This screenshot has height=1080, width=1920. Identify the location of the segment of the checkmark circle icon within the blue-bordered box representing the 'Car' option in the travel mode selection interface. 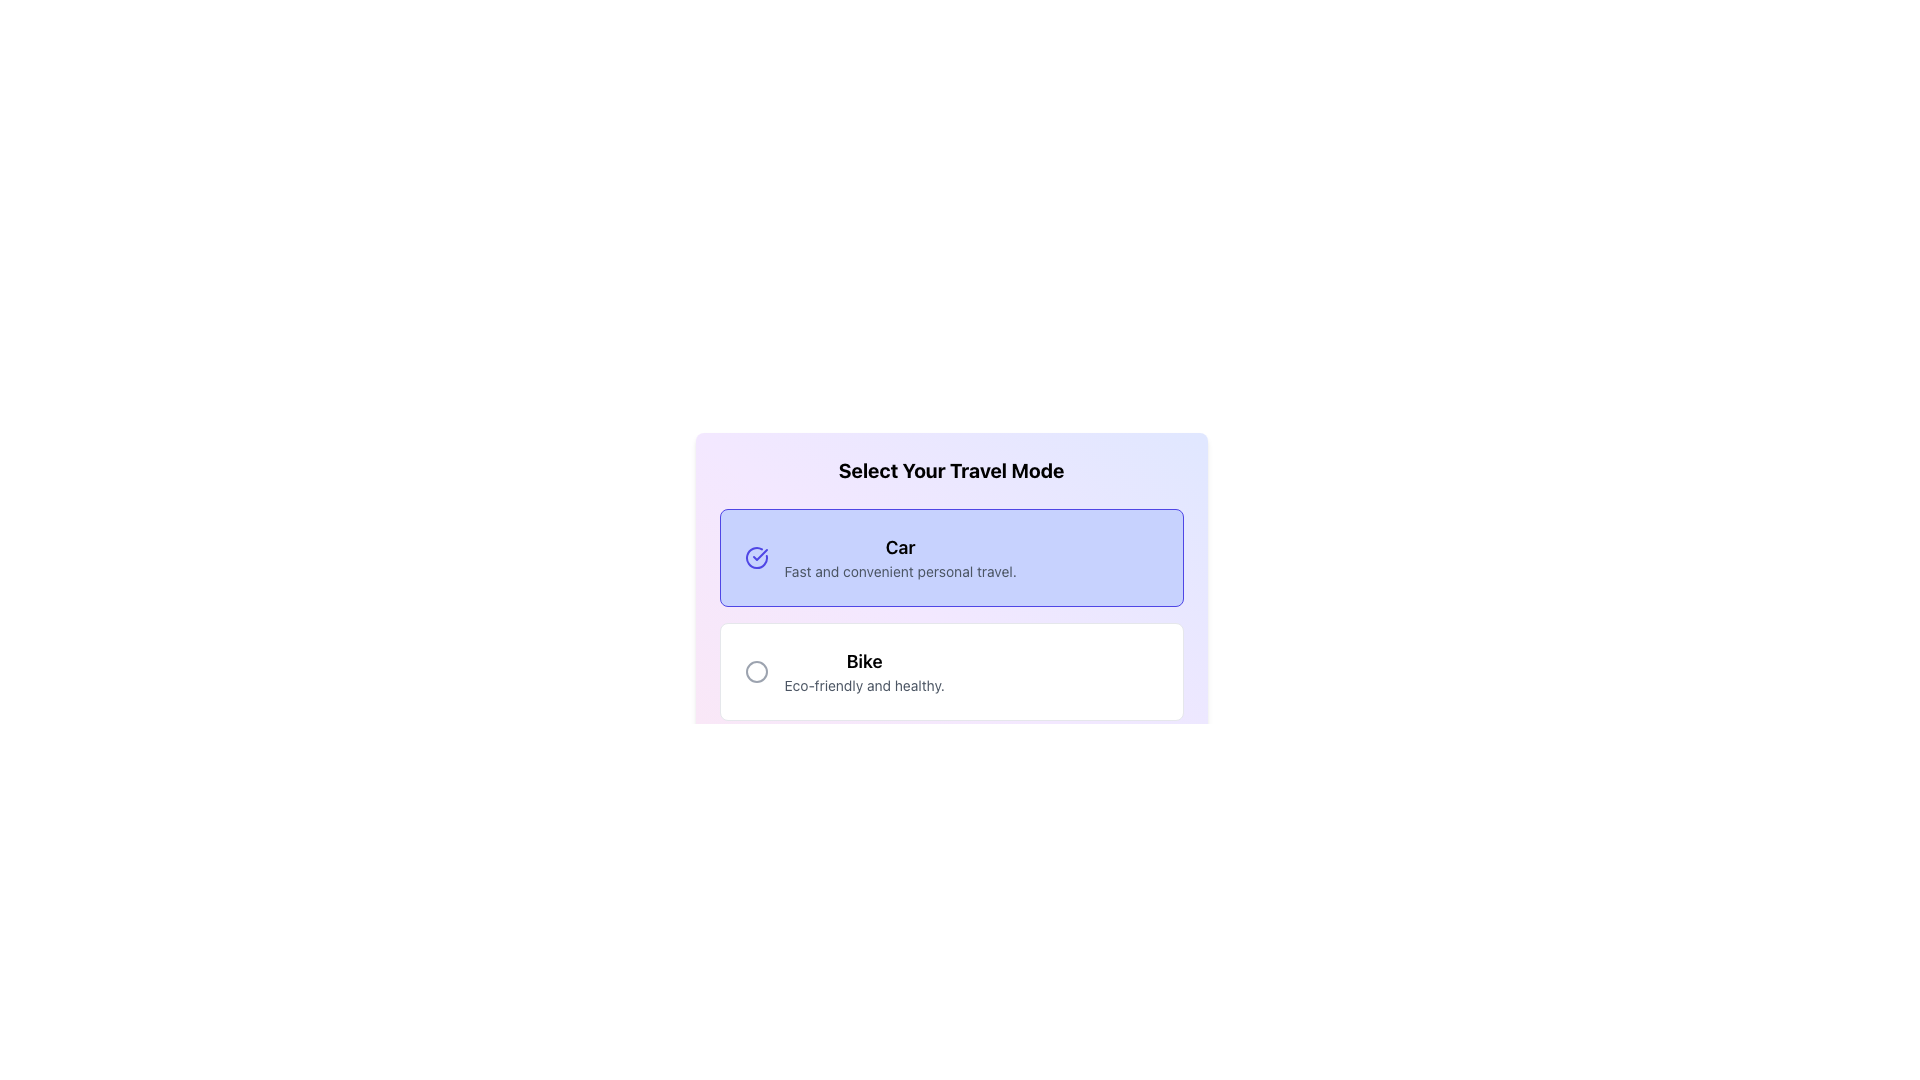
(755, 558).